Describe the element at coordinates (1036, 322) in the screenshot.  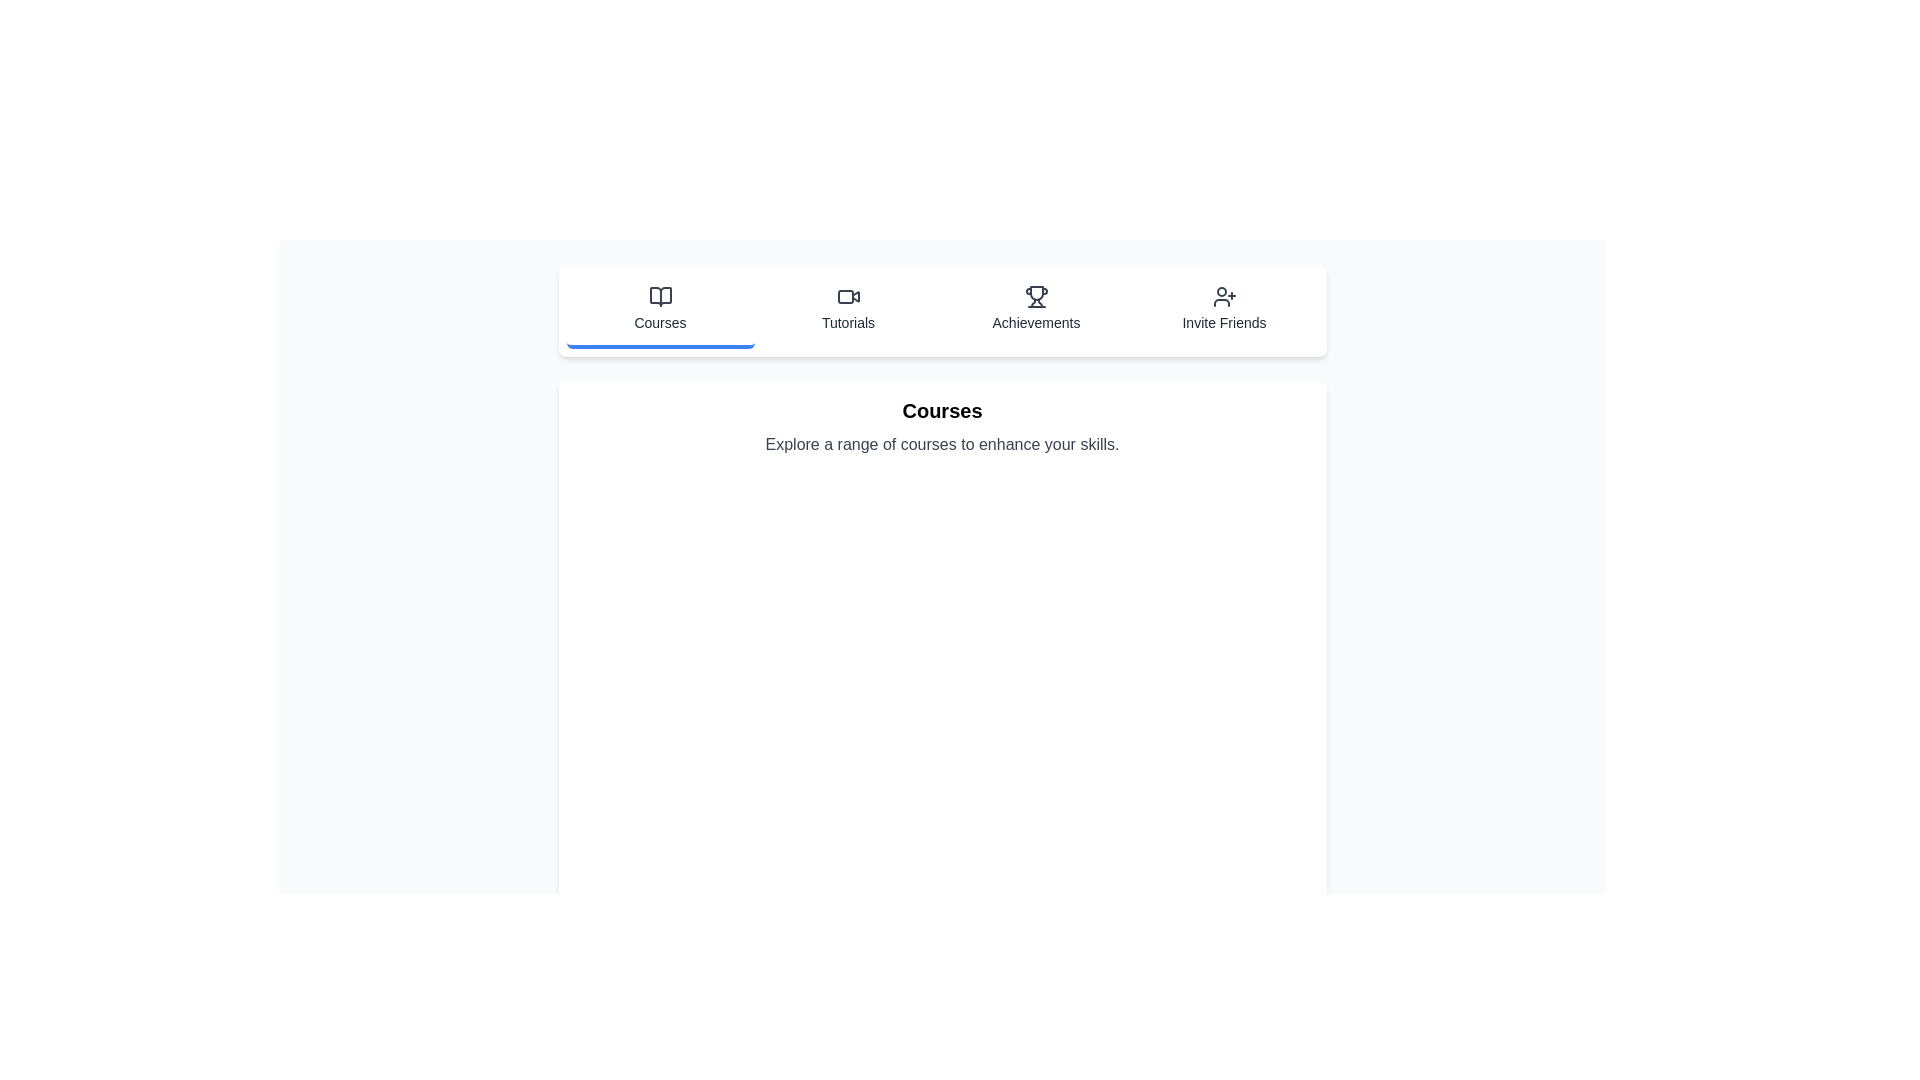
I see `text label displaying 'Achievements' located below the trophy icon in the navigation bar` at that location.